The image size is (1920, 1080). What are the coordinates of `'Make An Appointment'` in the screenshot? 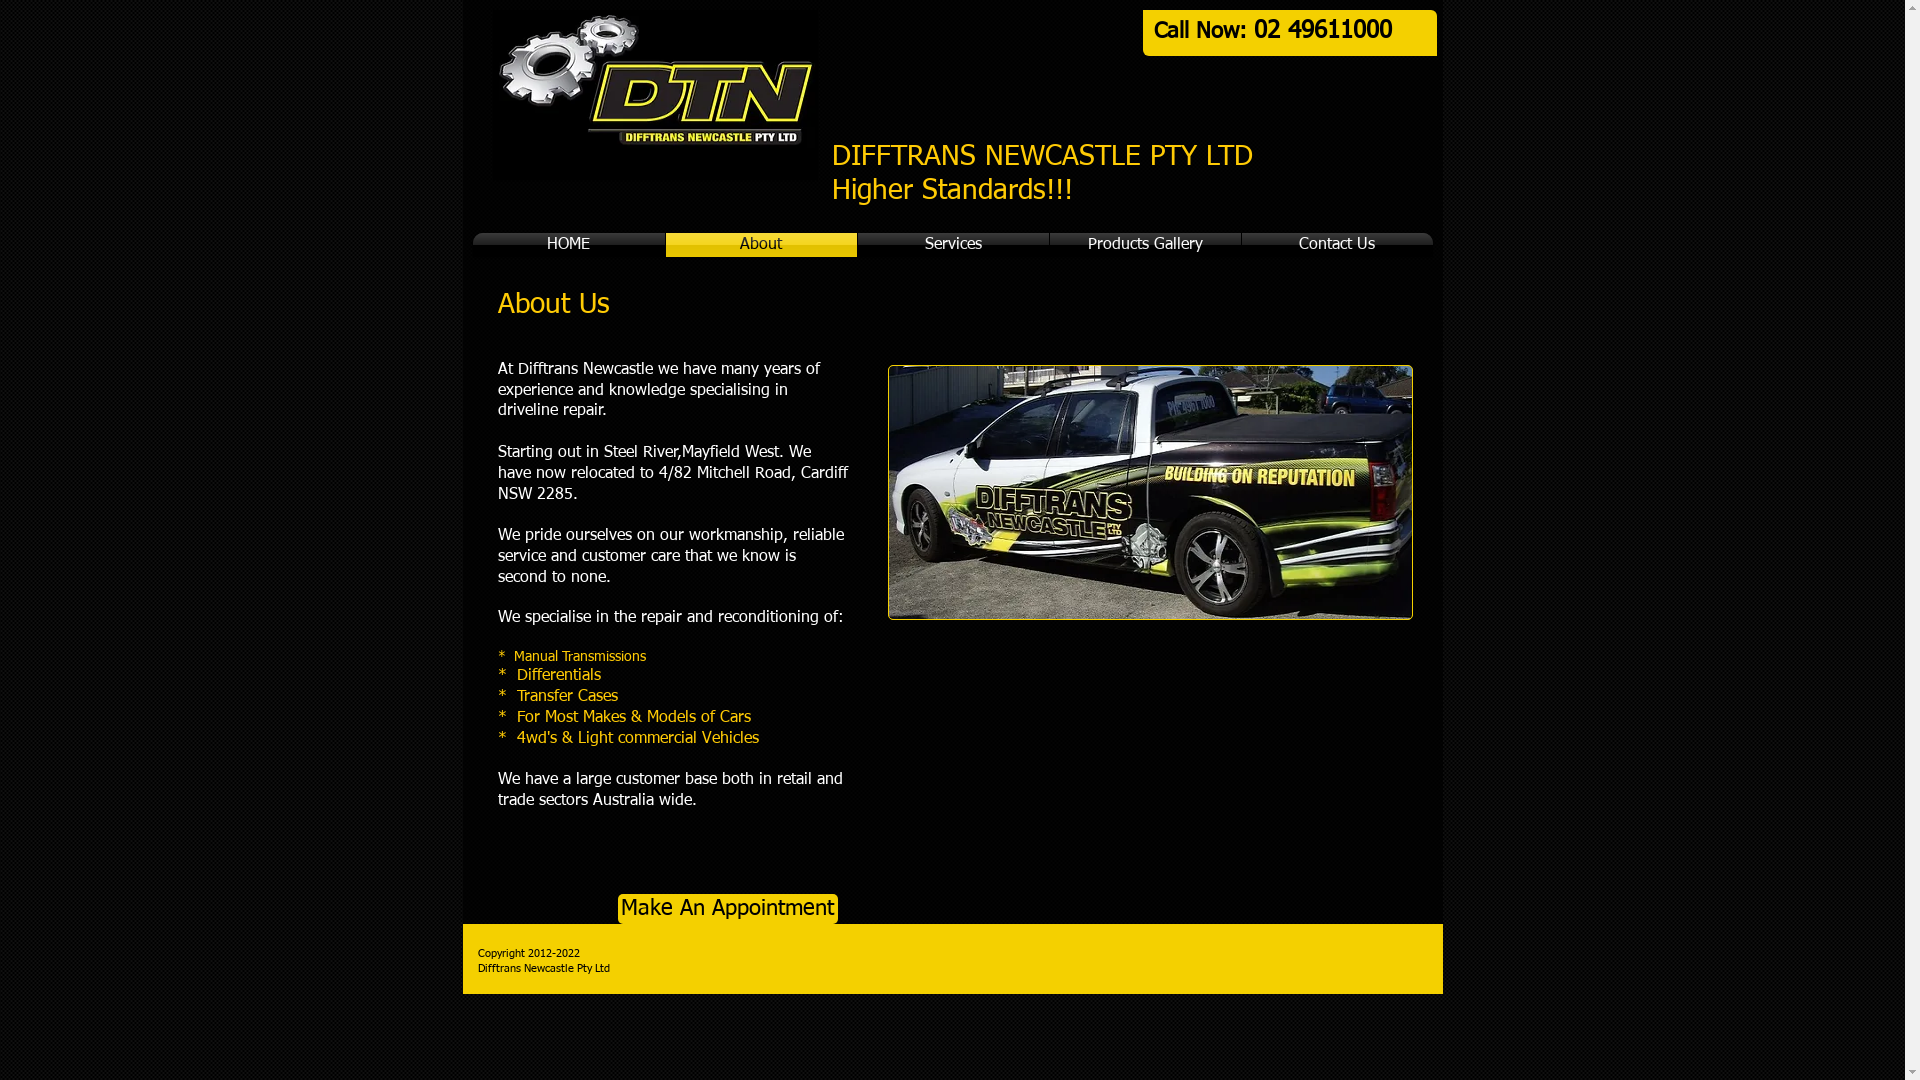 It's located at (727, 909).